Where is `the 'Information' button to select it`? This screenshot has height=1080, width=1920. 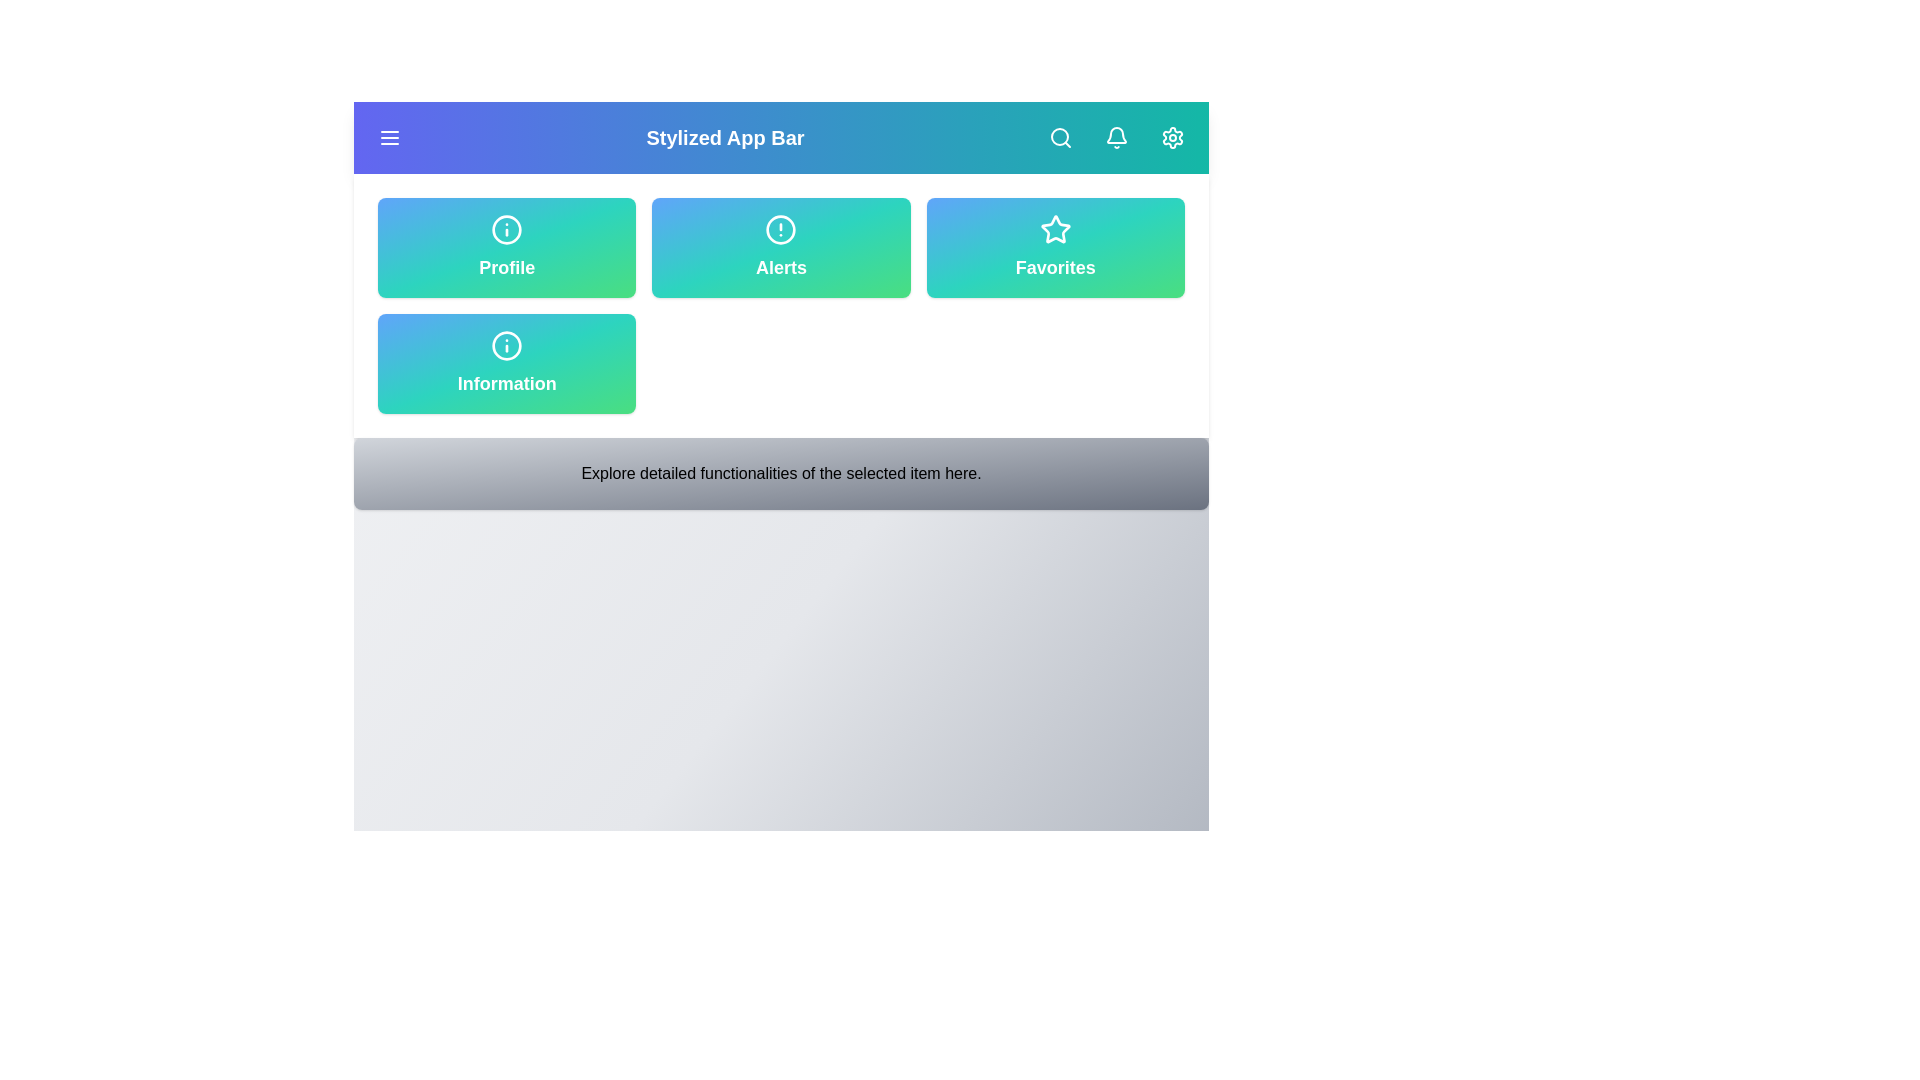
the 'Information' button to select it is located at coordinates (507, 363).